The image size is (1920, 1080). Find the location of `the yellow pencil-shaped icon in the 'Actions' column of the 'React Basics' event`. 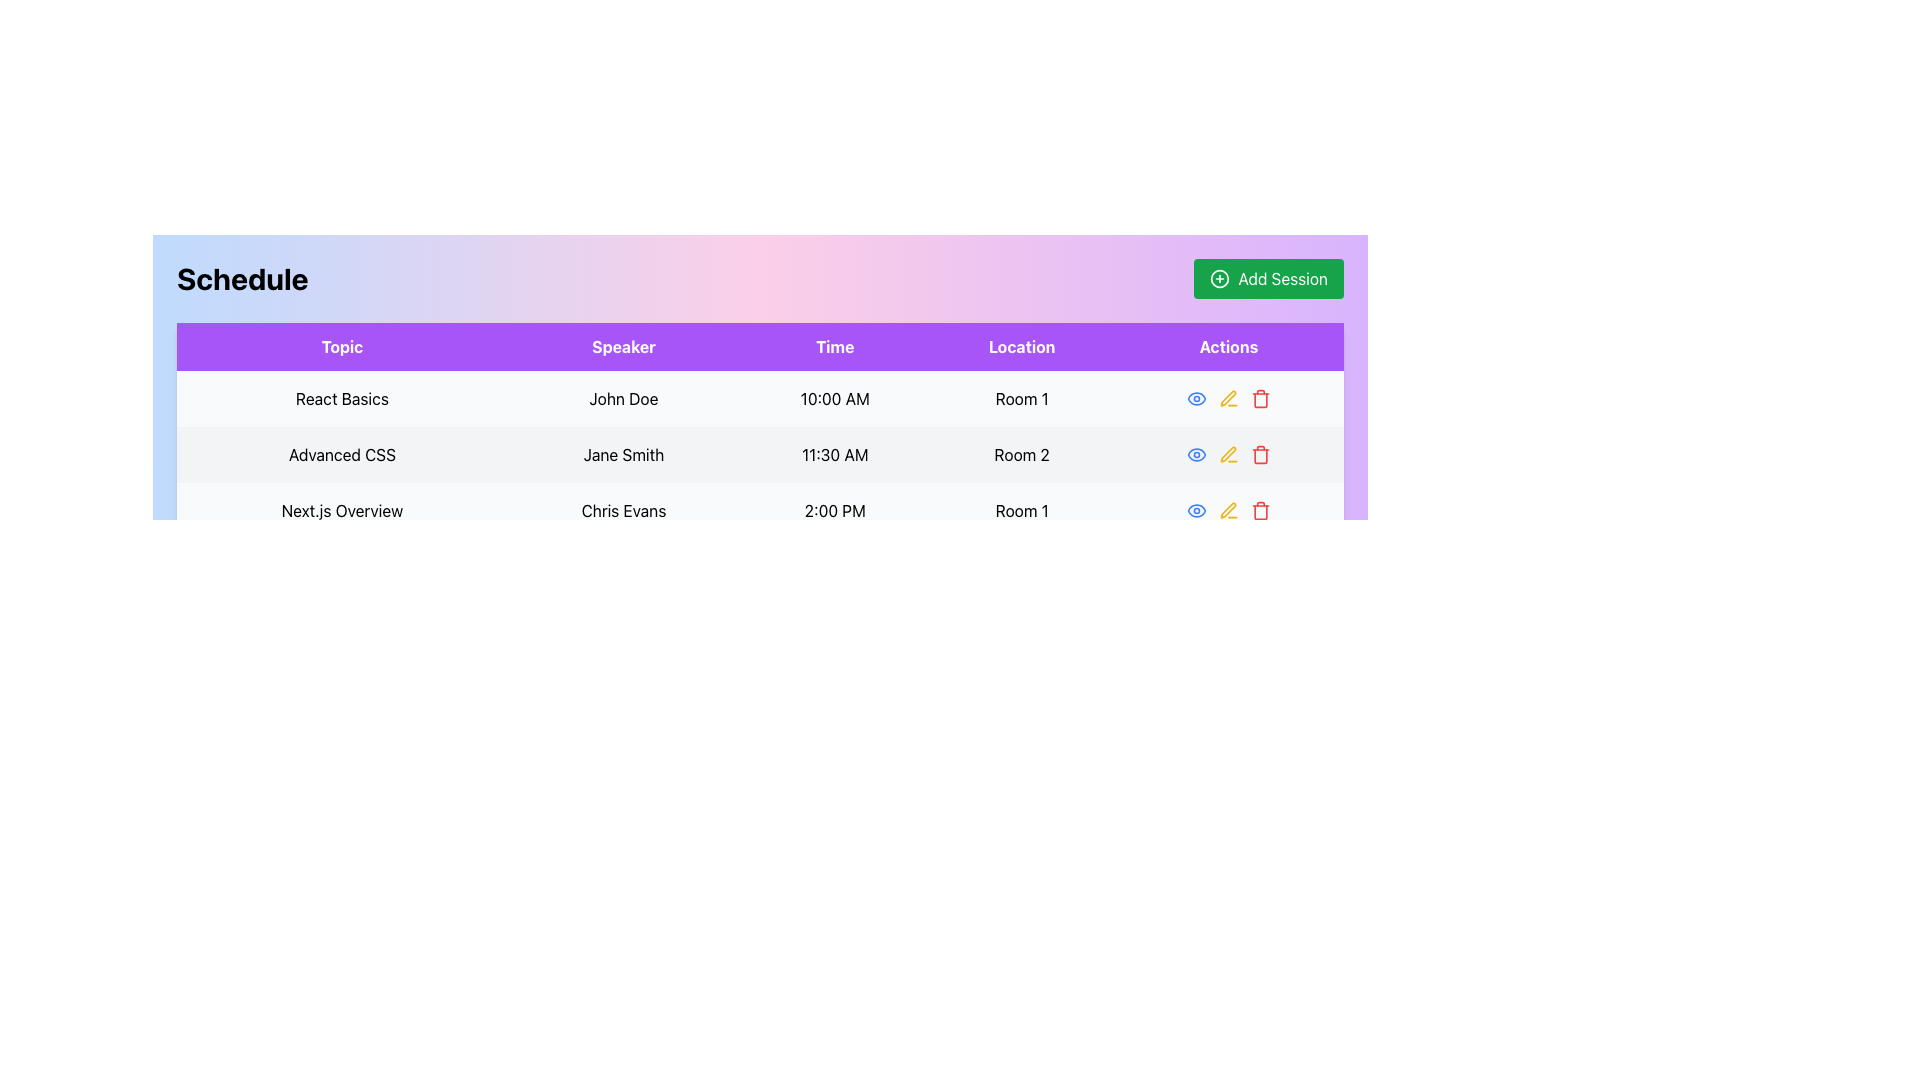

the yellow pencil-shaped icon in the 'Actions' column of the 'React Basics' event is located at coordinates (1227, 398).